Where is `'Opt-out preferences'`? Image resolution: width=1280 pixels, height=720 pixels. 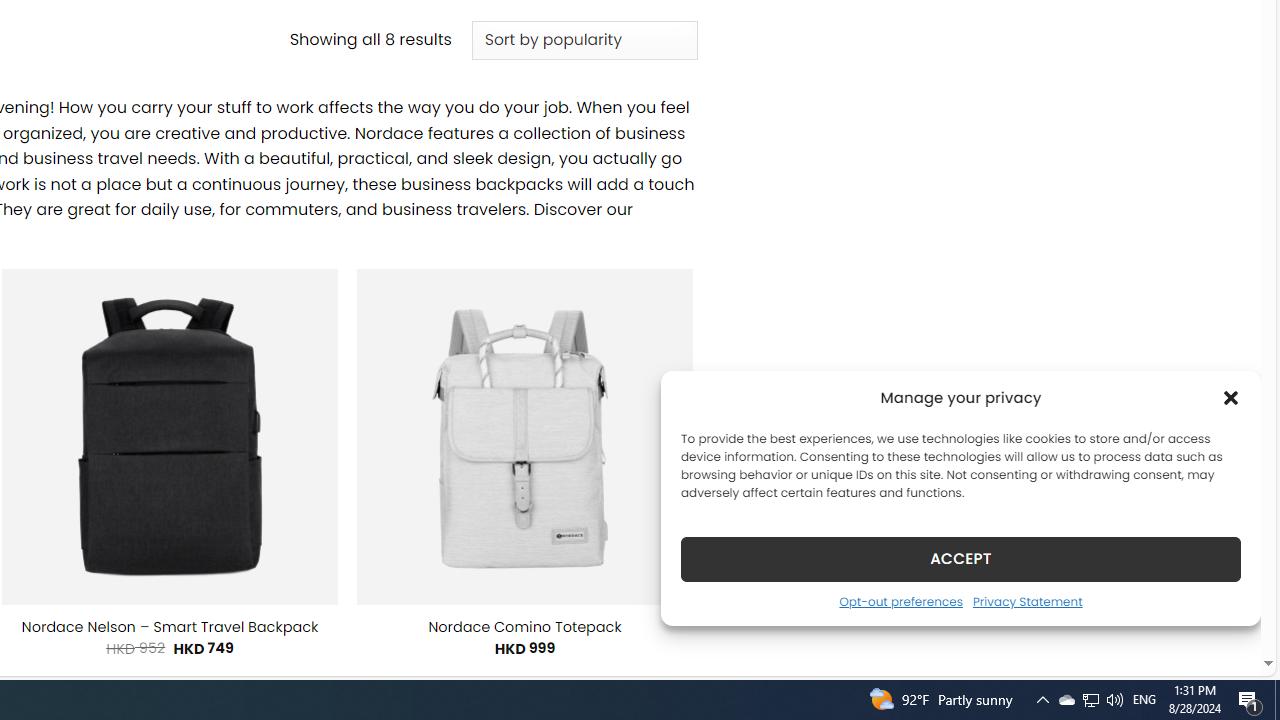 'Opt-out preferences' is located at coordinates (899, 600).